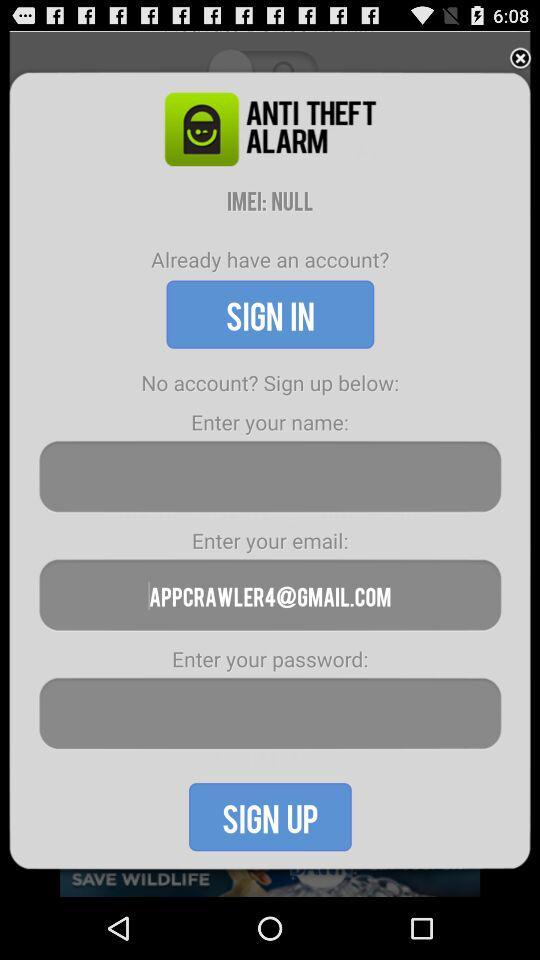  I want to click on the password box, so click(270, 713).